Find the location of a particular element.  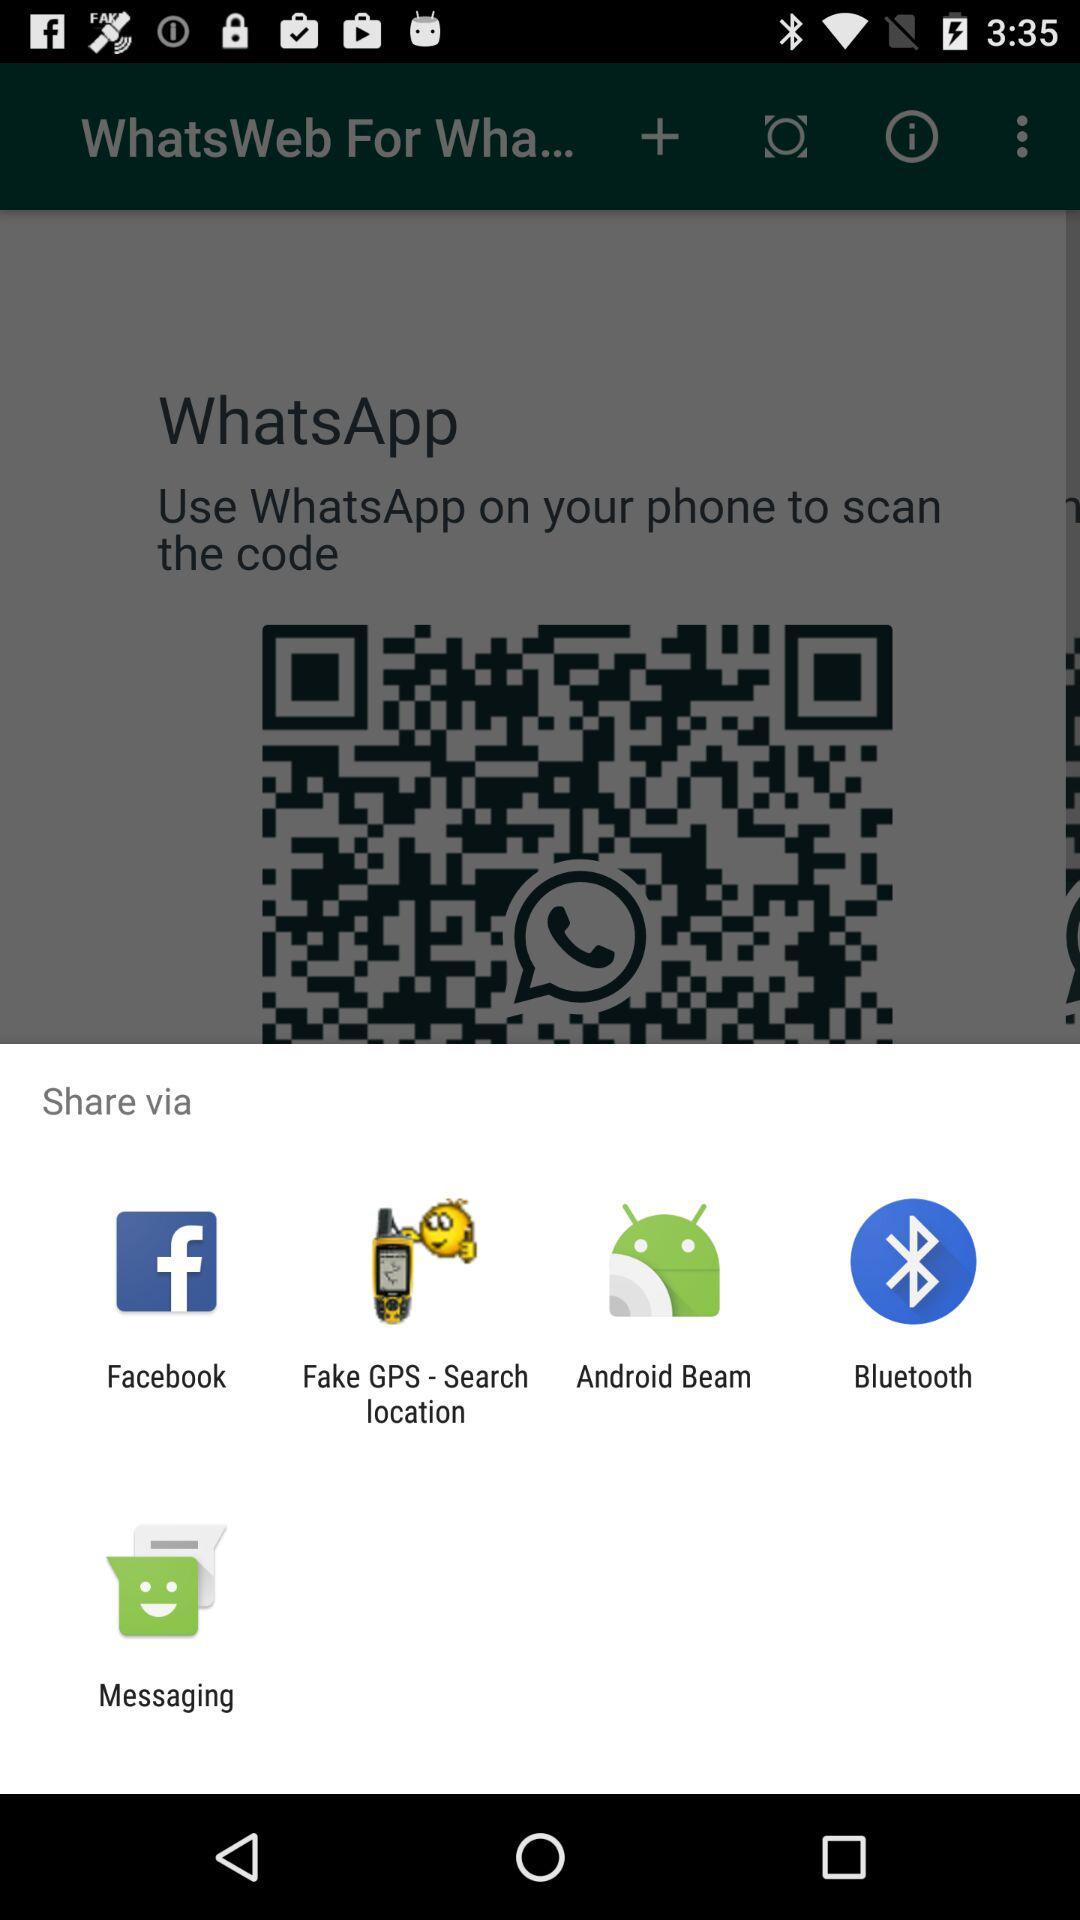

the icon at the bottom right corner is located at coordinates (913, 1392).